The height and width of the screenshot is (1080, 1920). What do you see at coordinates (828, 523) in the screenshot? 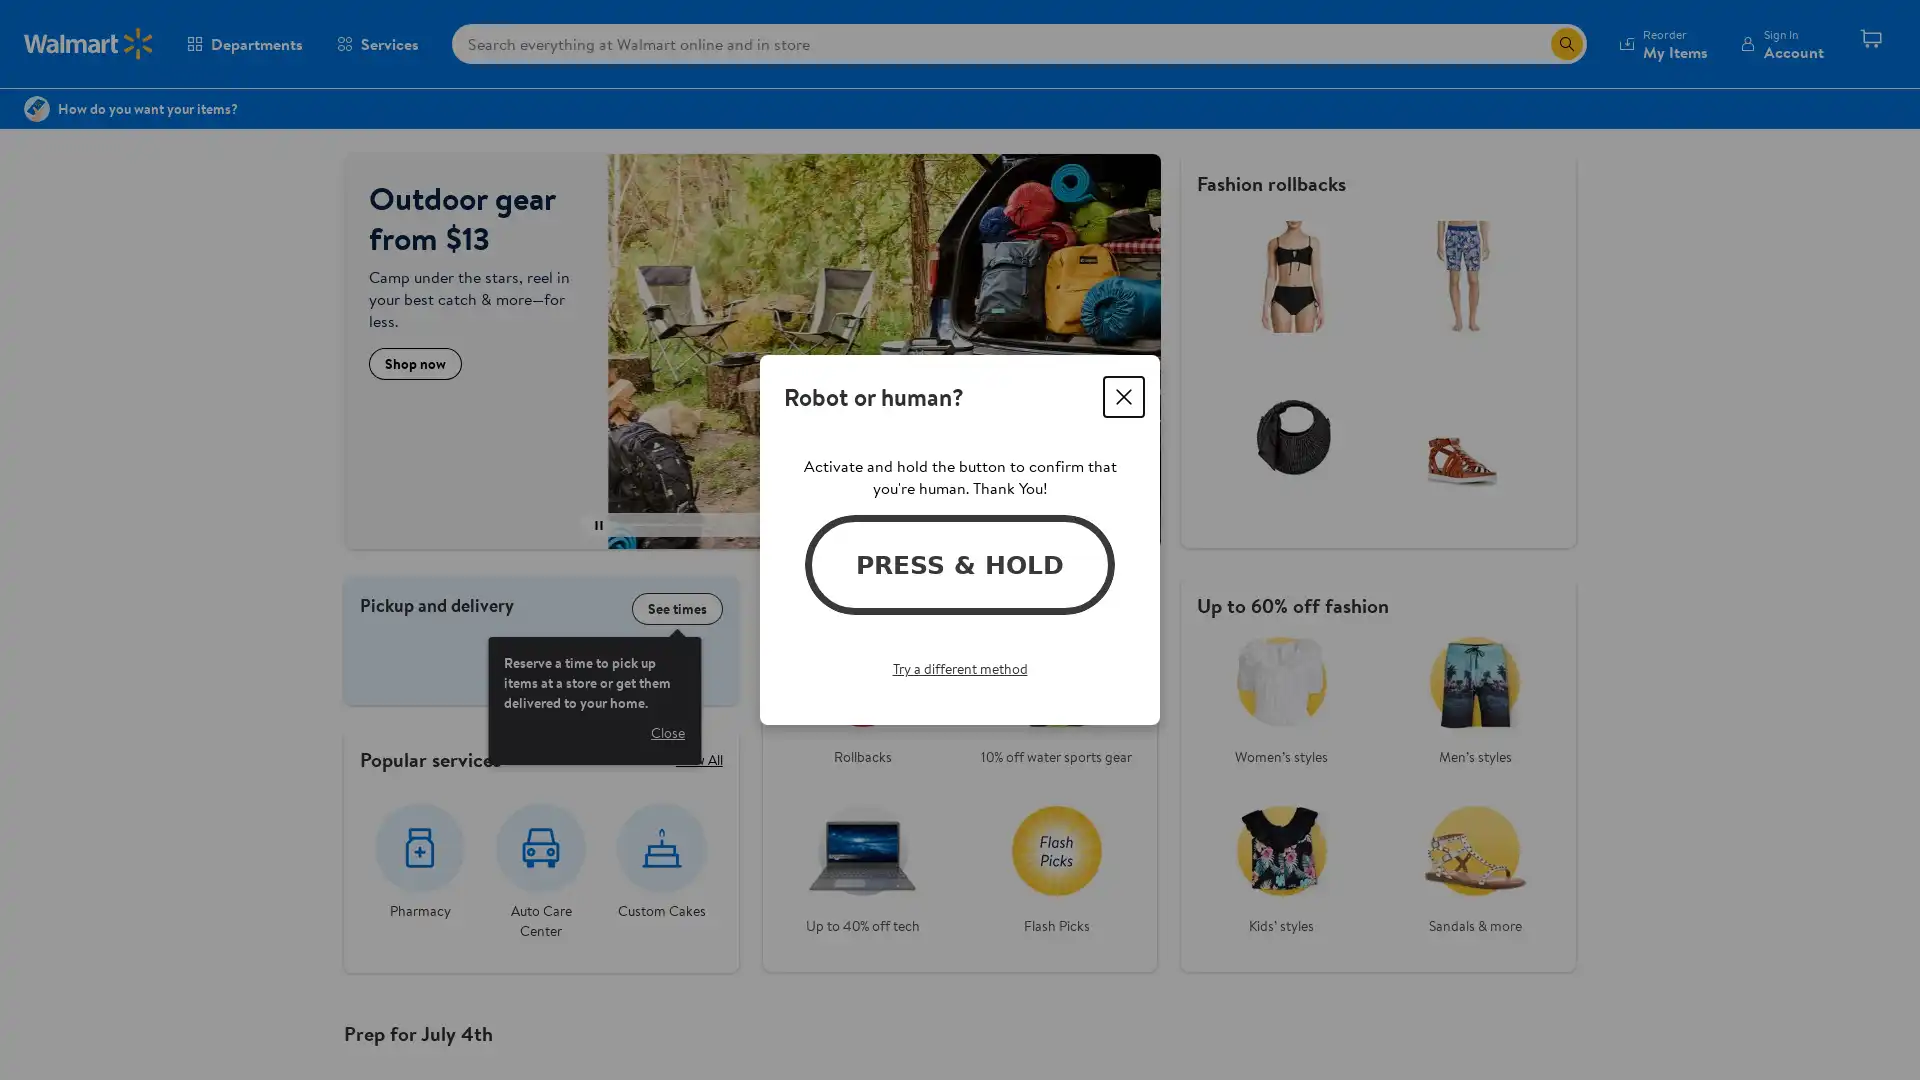
I see `Next carousel slide` at bounding box center [828, 523].